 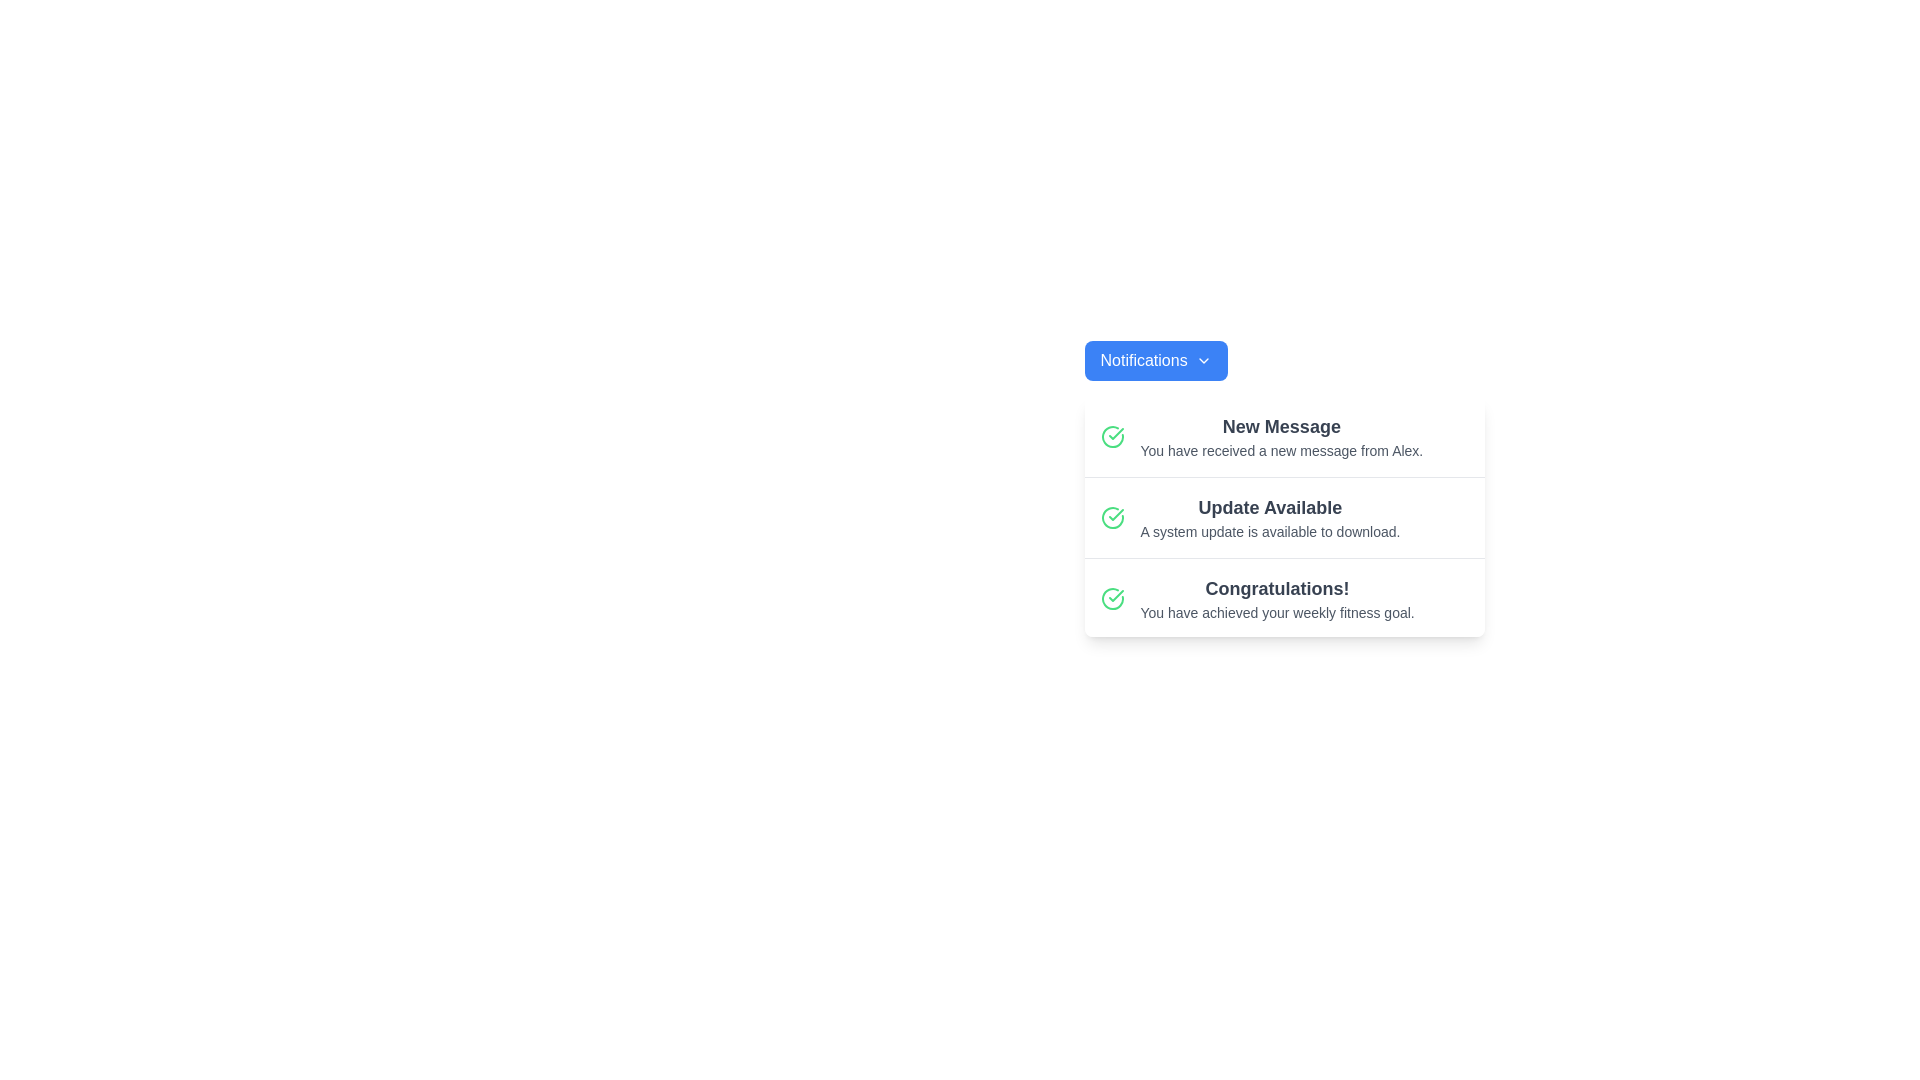 I want to click on the first notification item in the list to read the details about the new message from Alex, so click(x=1284, y=436).